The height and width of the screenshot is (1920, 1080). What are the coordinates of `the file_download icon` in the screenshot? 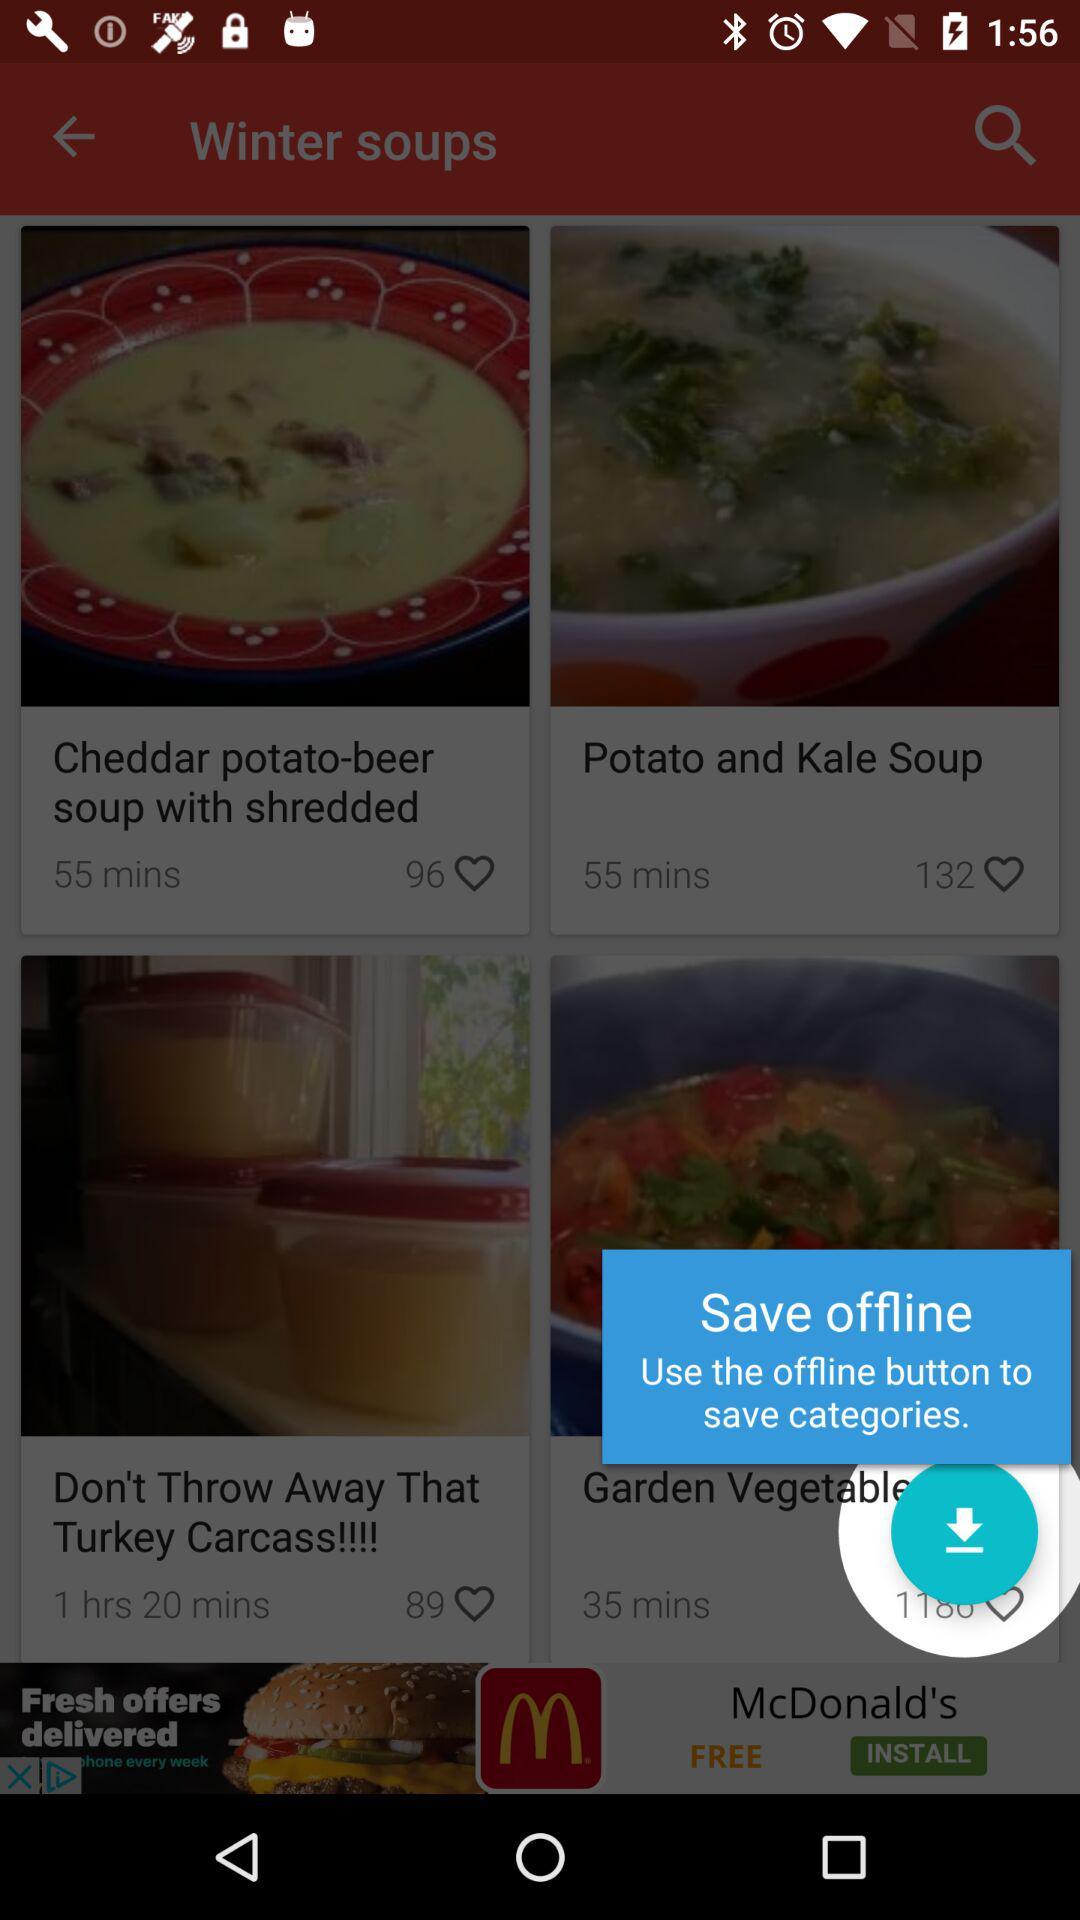 It's located at (963, 1530).